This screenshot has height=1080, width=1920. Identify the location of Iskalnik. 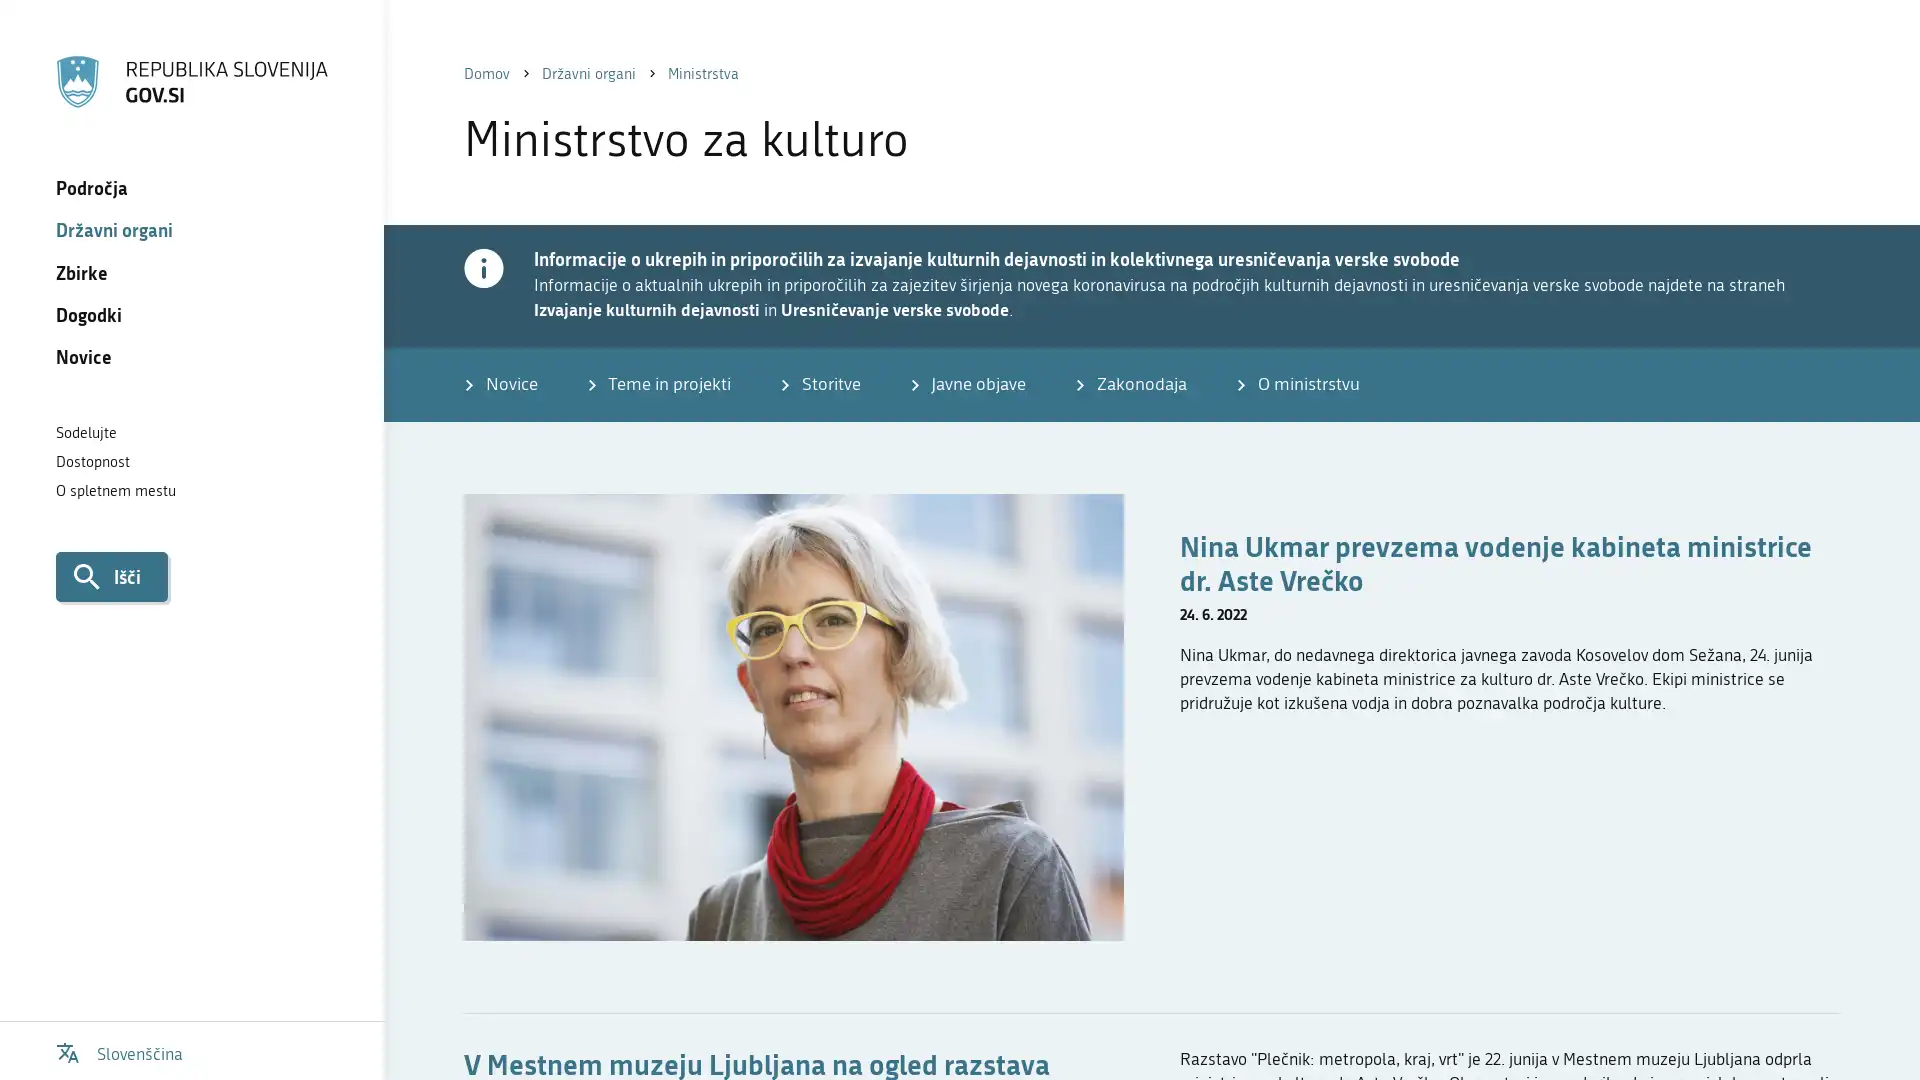
(110, 575).